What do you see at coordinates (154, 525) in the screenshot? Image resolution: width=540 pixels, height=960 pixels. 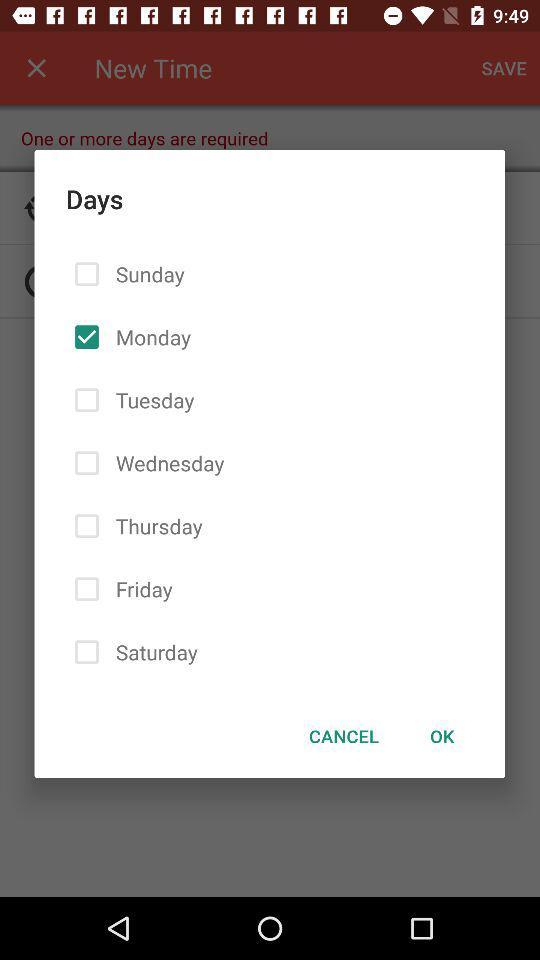 I see `thursday icon` at bounding box center [154, 525].